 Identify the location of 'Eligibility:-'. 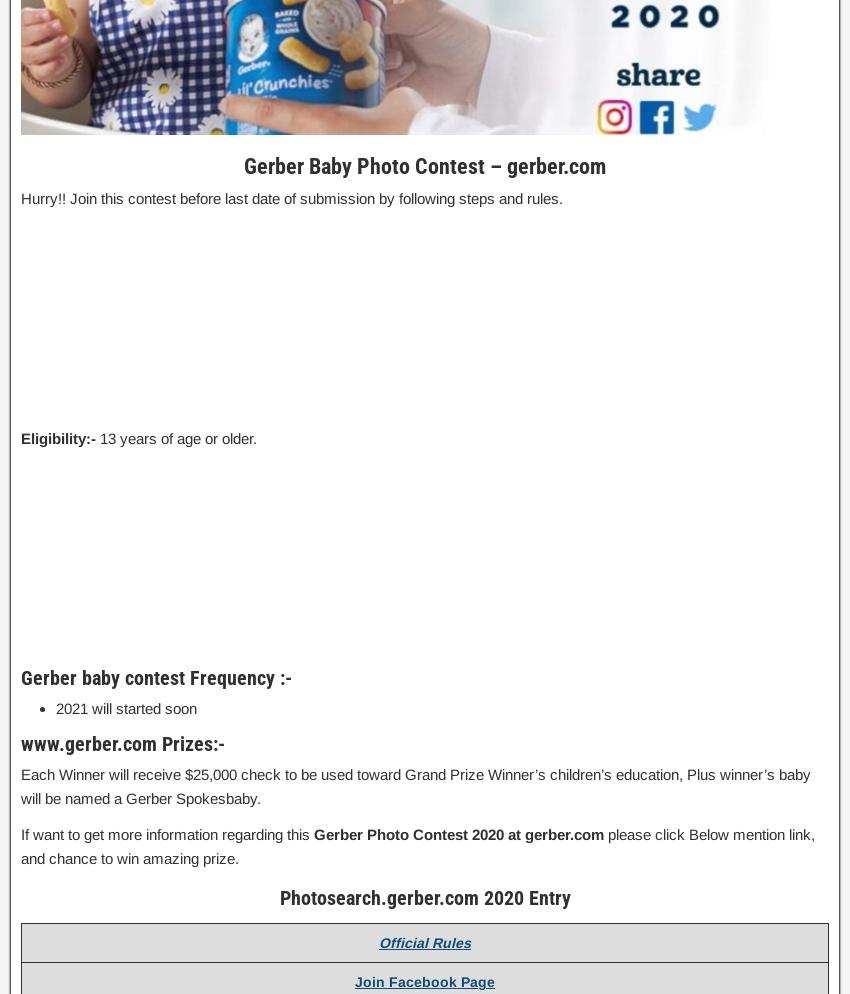
(58, 437).